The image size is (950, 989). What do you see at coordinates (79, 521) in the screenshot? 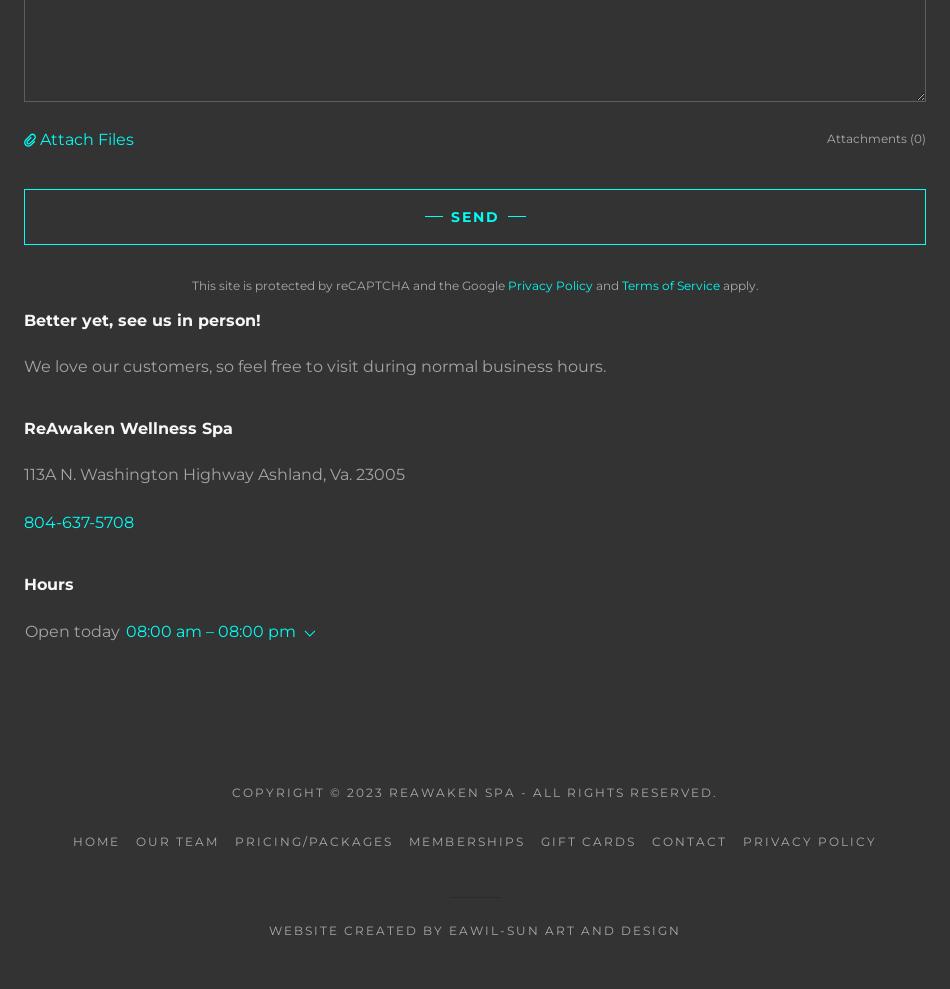
I see `'804-637-5708'` at bounding box center [79, 521].